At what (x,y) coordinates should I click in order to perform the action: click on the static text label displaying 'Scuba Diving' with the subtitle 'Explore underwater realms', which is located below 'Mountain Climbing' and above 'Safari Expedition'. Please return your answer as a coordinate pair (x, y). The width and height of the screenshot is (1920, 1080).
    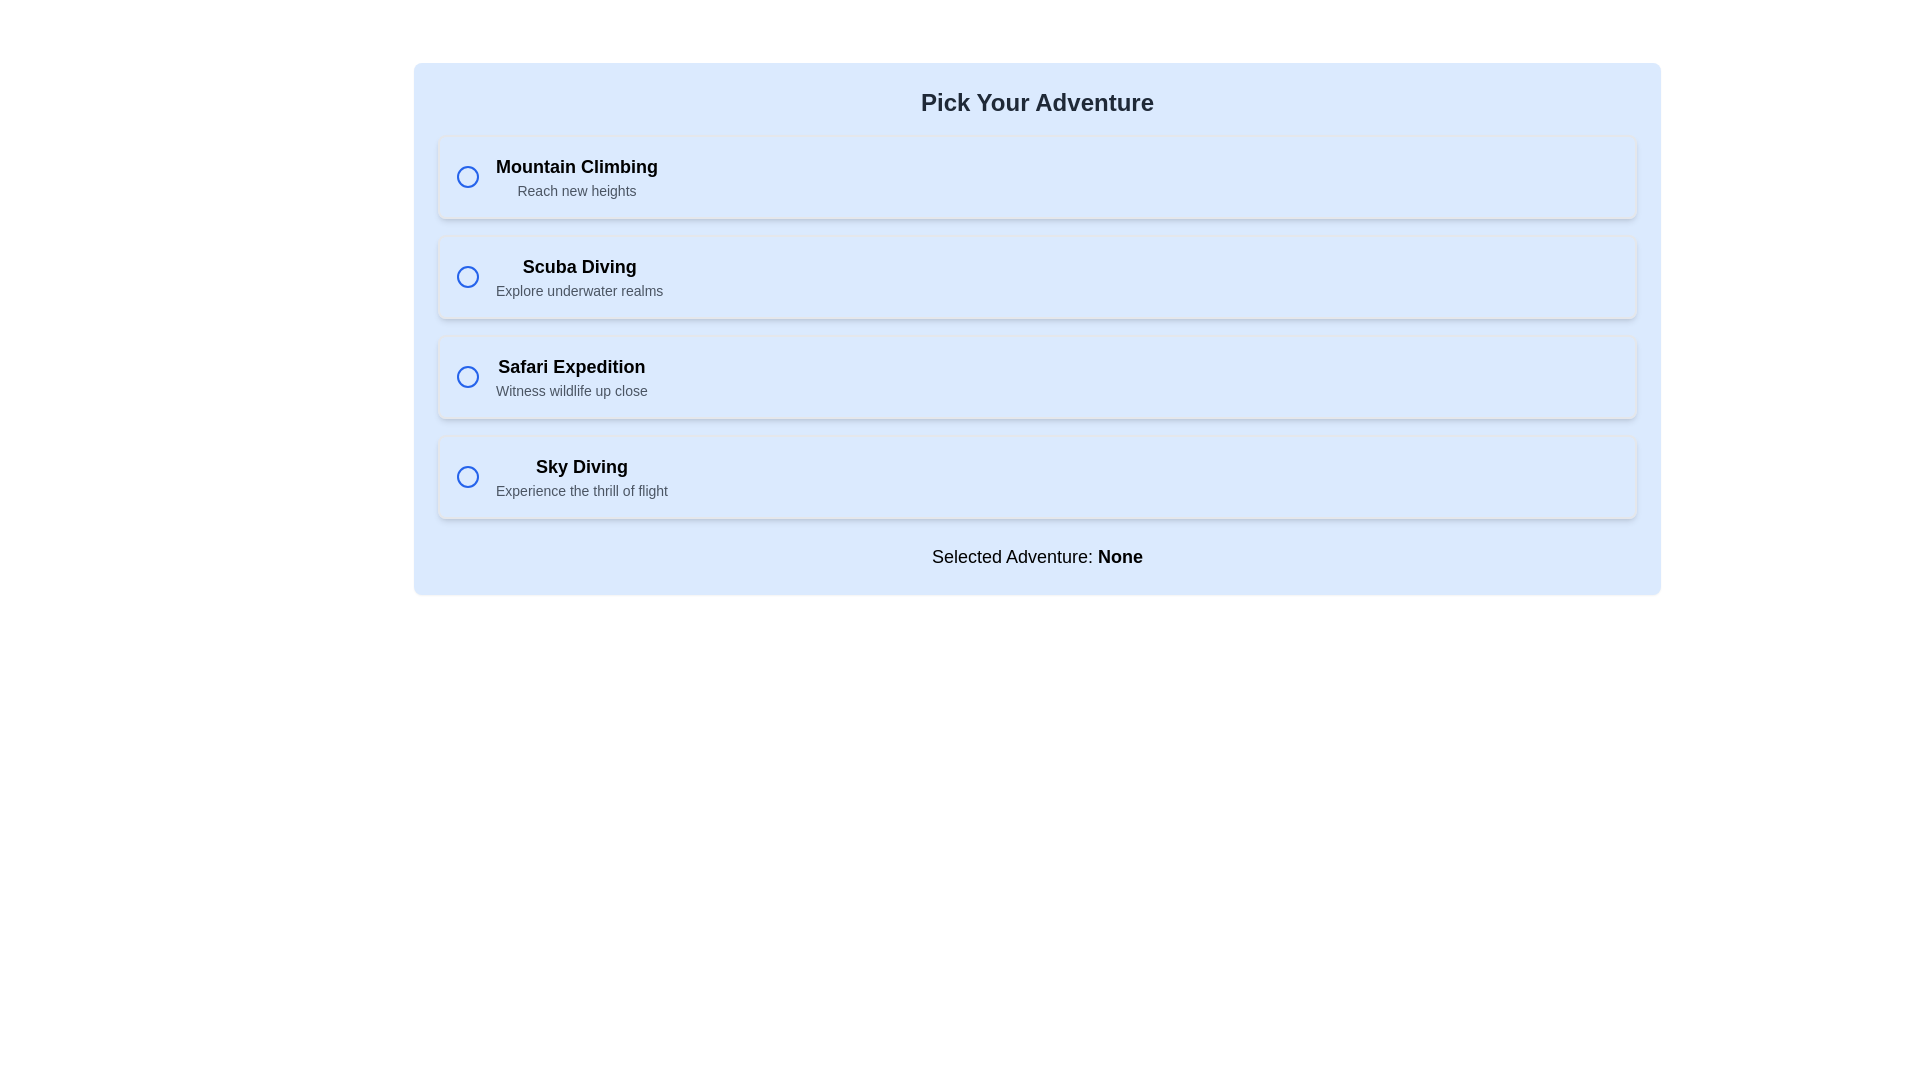
    Looking at the image, I should click on (578, 277).